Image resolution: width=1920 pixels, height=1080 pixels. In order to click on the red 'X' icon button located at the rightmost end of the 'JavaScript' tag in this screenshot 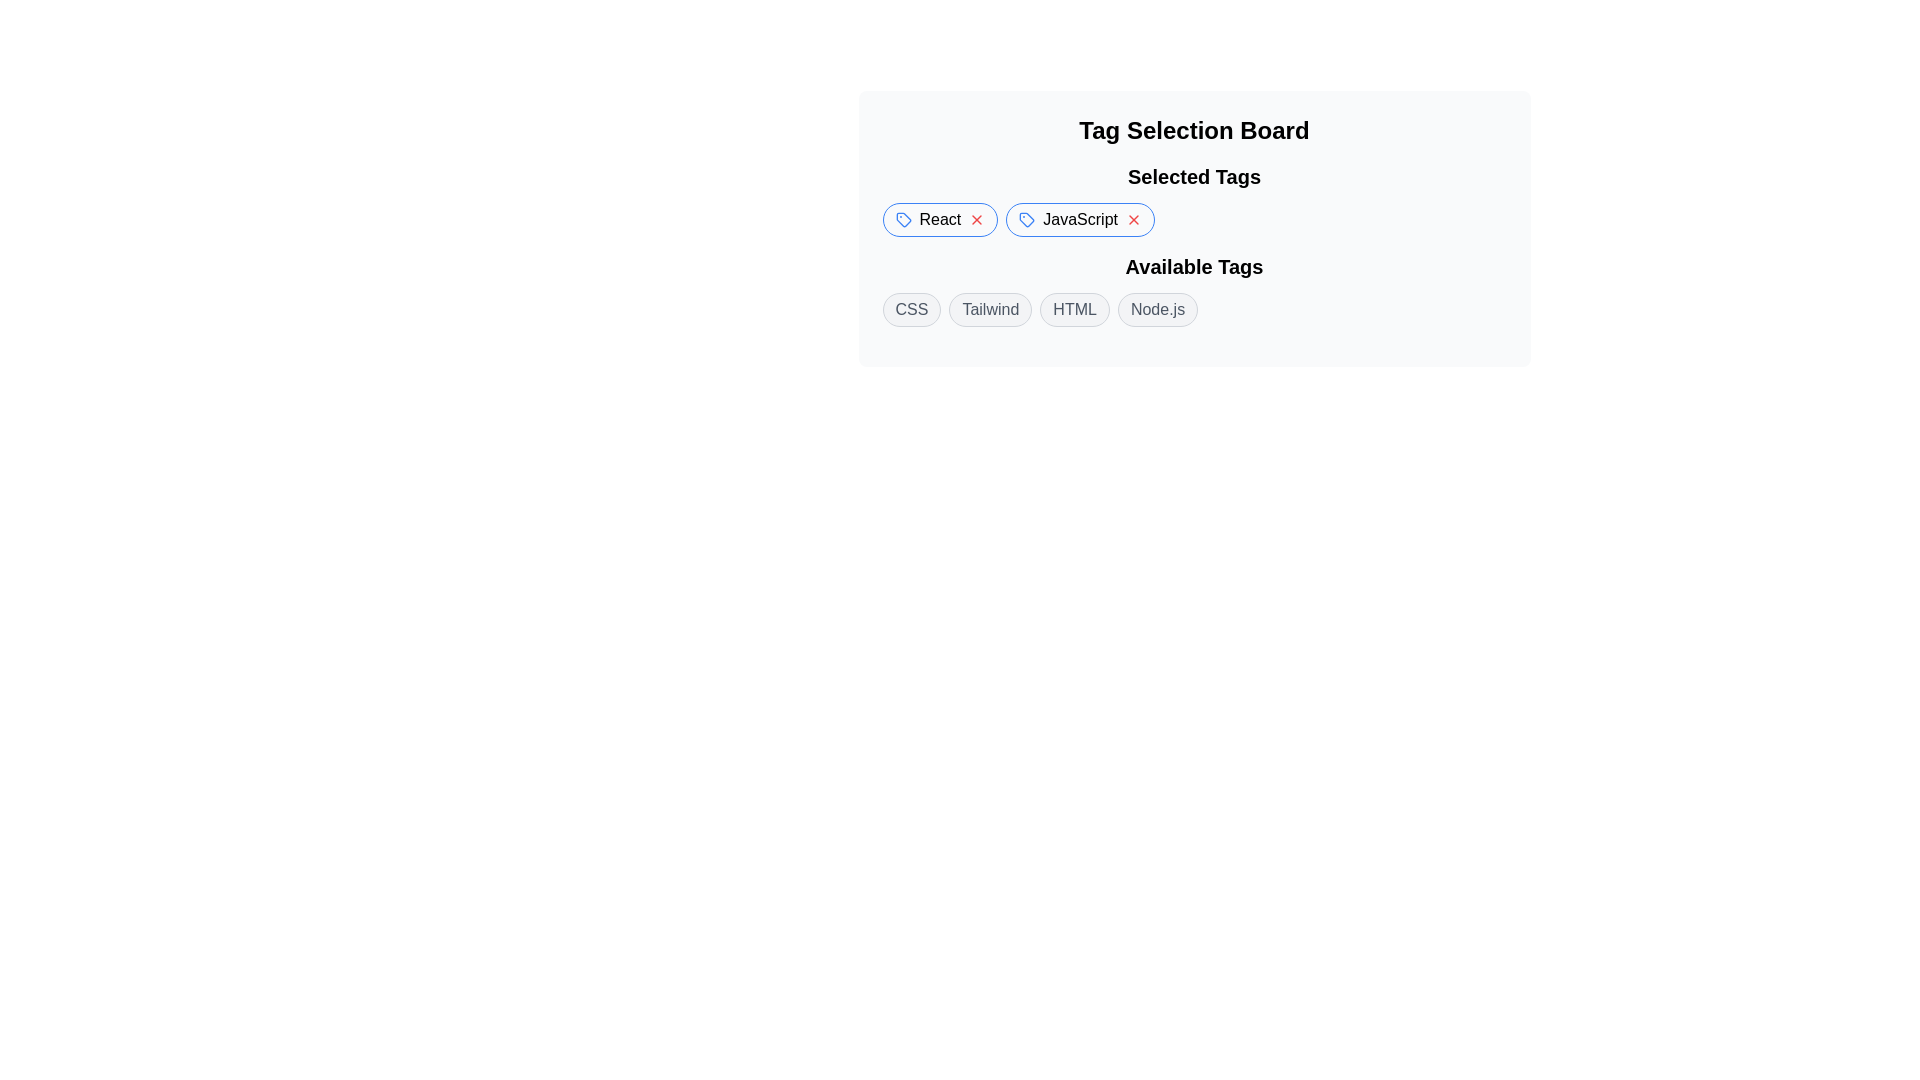, I will do `click(1133, 219)`.